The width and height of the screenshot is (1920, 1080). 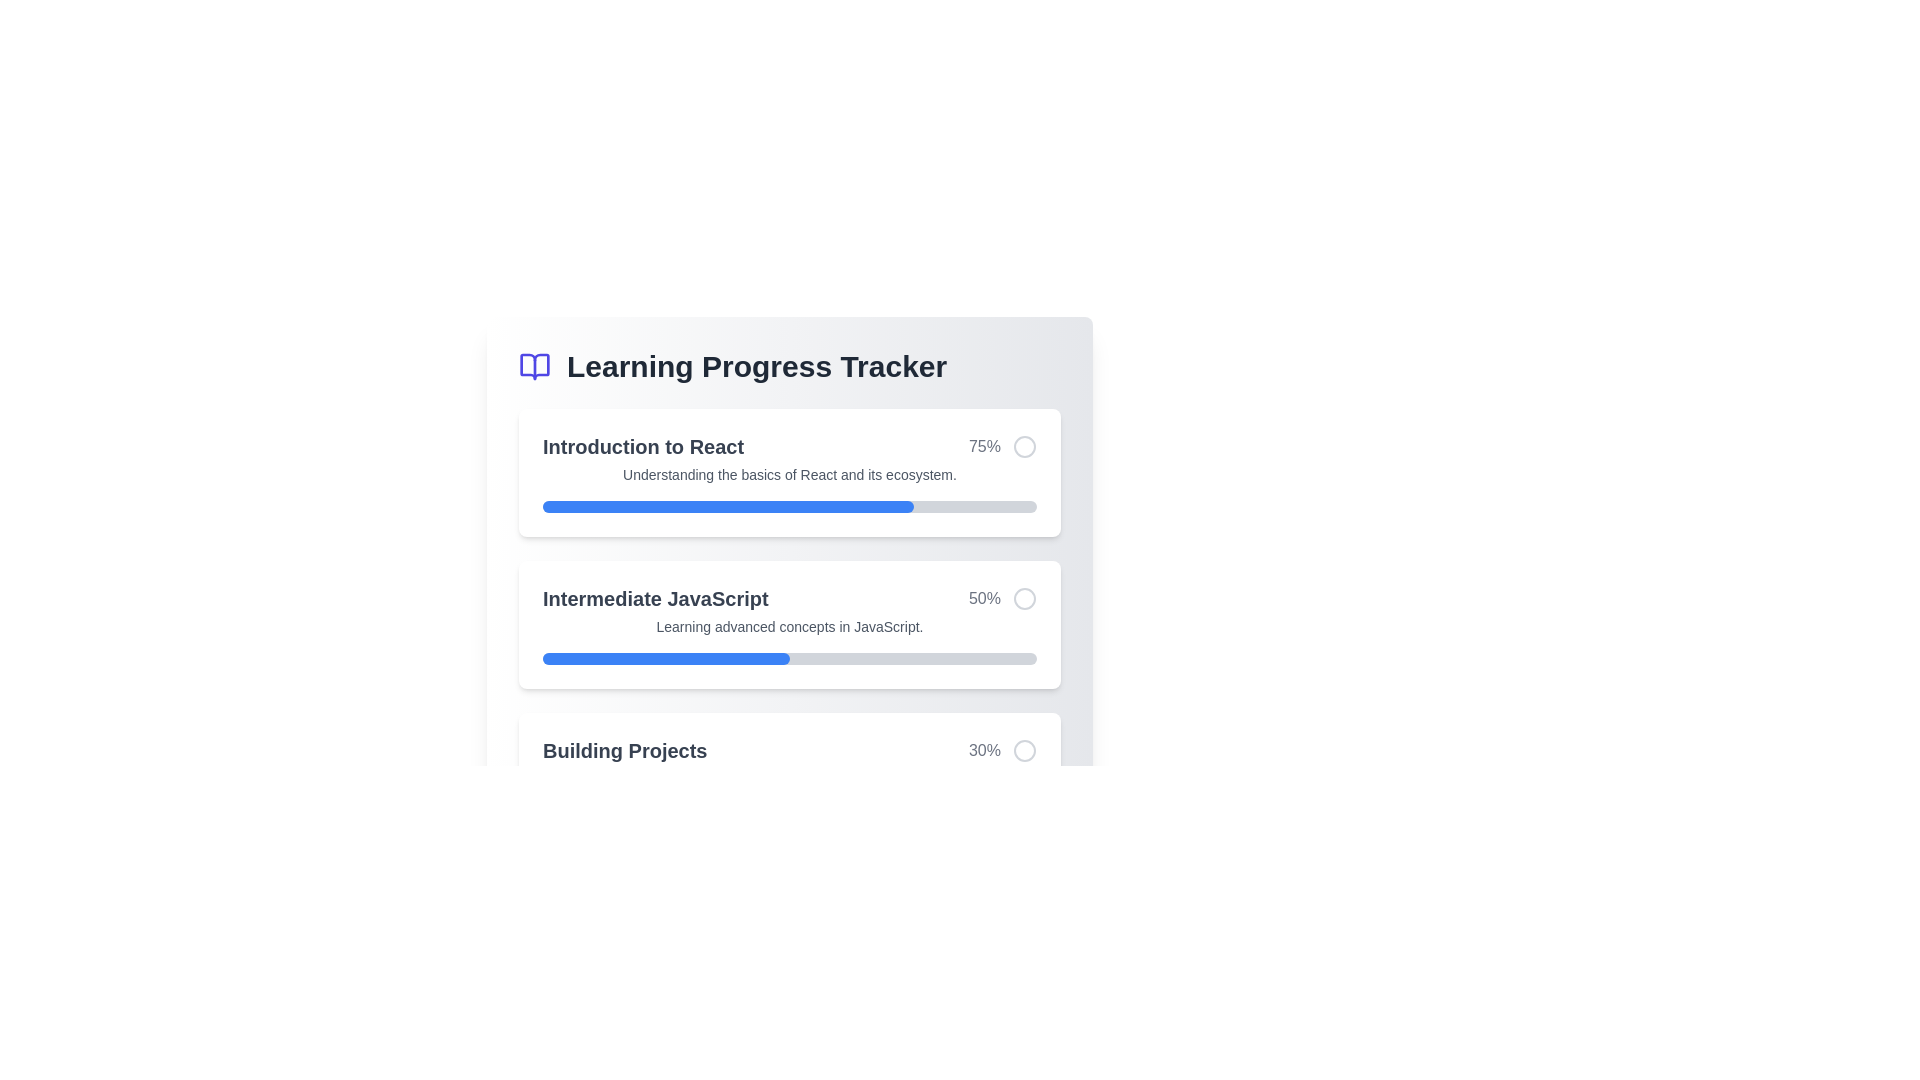 What do you see at coordinates (1025, 597) in the screenshot?
I see `icon representing progress tracking located to the right of the 'Intermediate JavaScript' item in the progress tracker interface` at bounding box center [1025, 597].